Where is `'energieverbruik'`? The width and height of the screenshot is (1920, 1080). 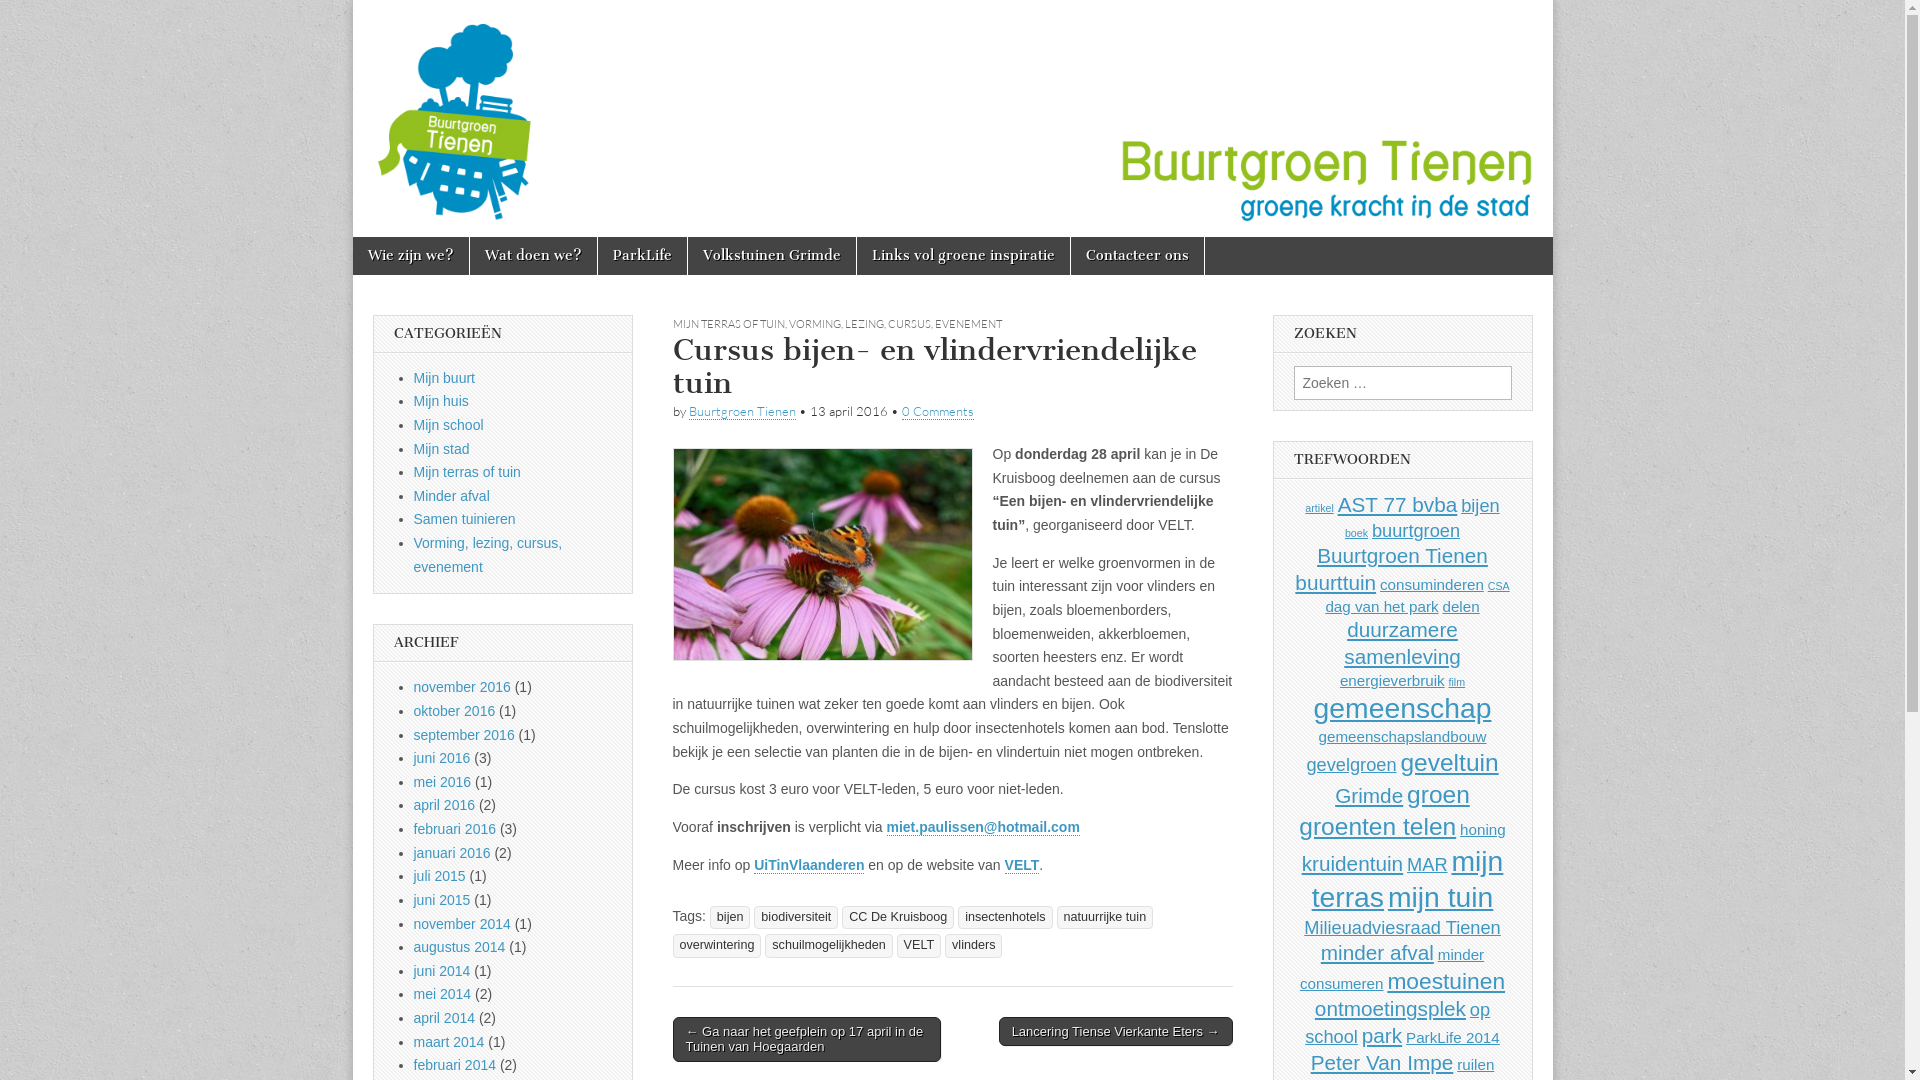
'energieverbruik' is located at coordinates (1391, 679).